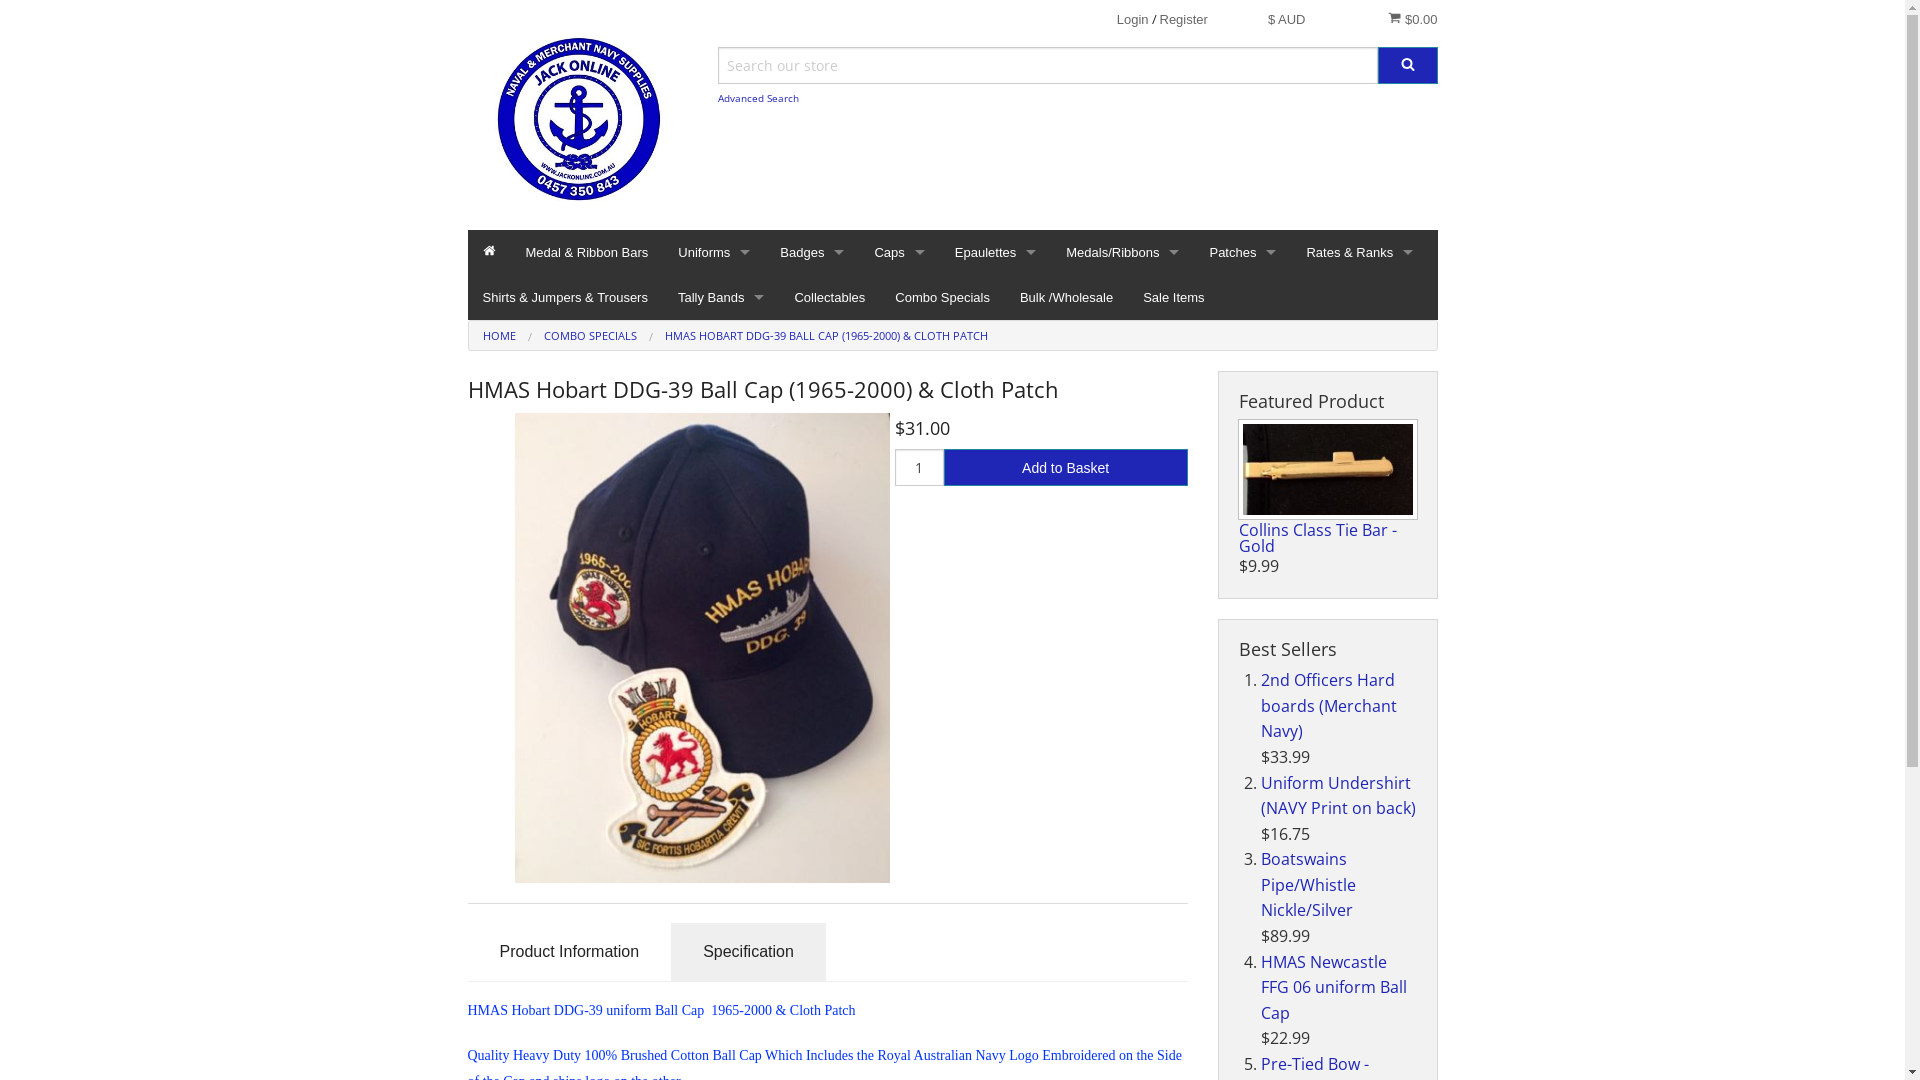 This screenshot has height=1080, width=1920. I want to click on 'Caps', so click(897, 251).